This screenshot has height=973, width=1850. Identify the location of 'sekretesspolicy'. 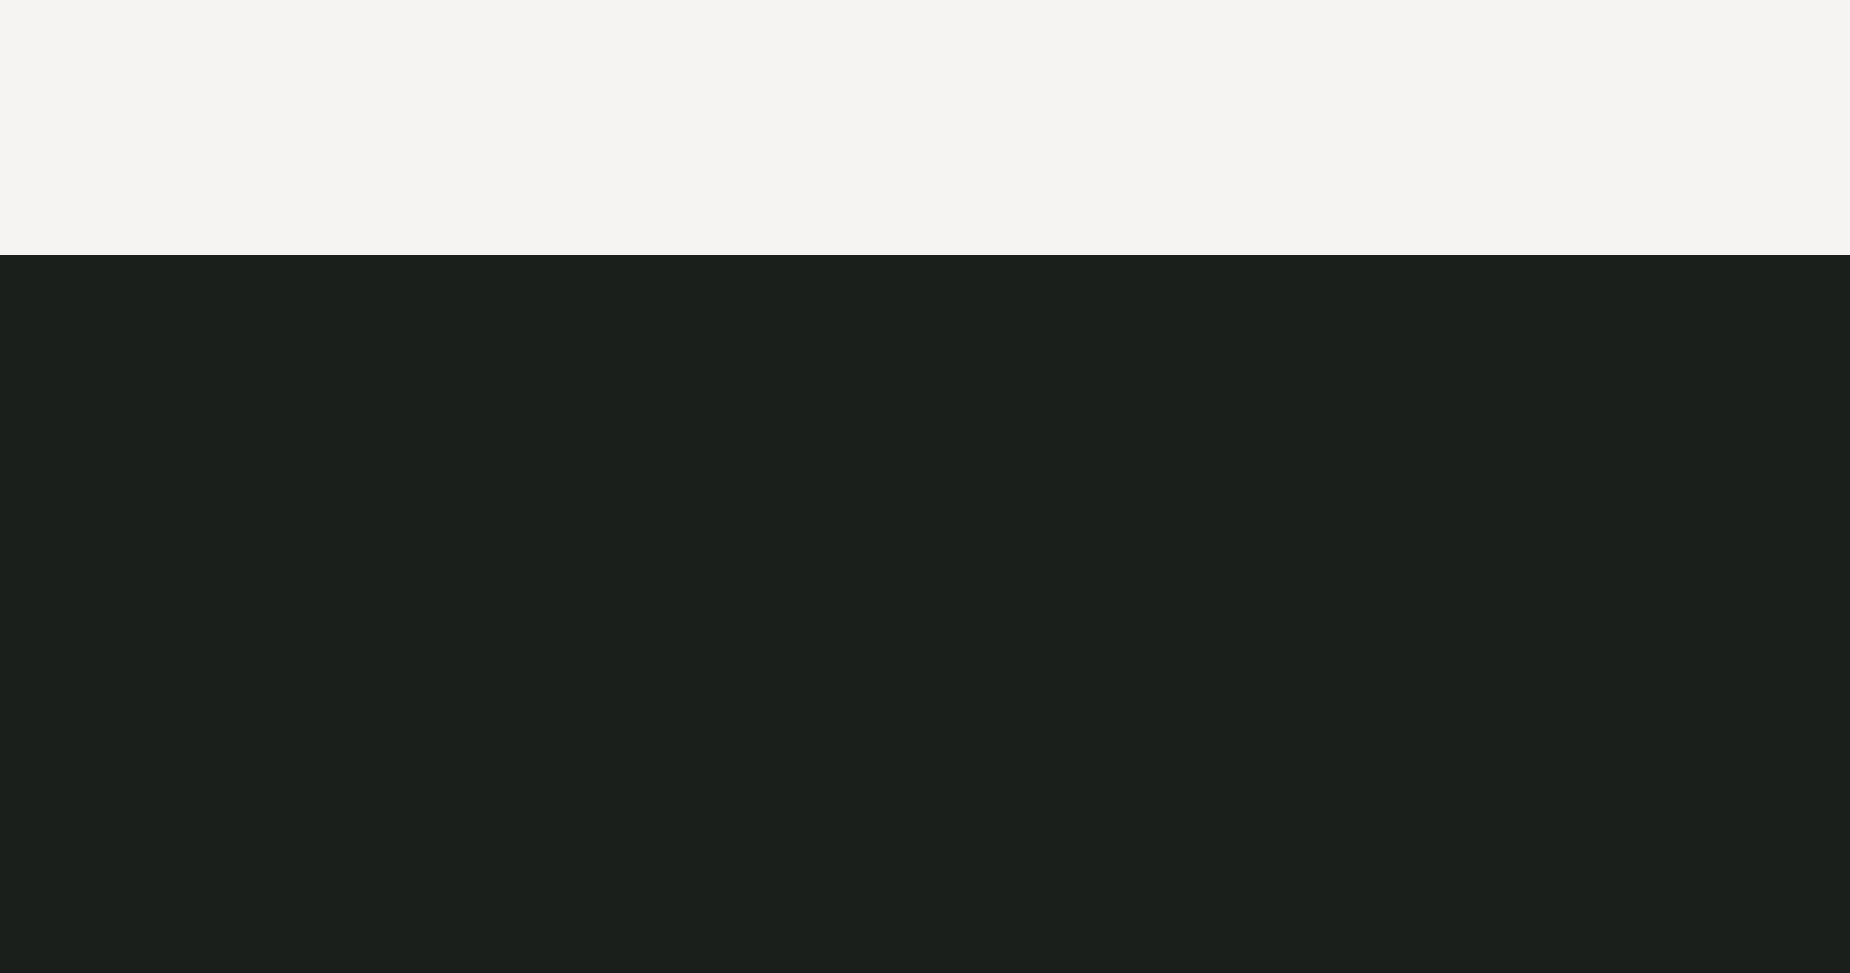
(634, 796).